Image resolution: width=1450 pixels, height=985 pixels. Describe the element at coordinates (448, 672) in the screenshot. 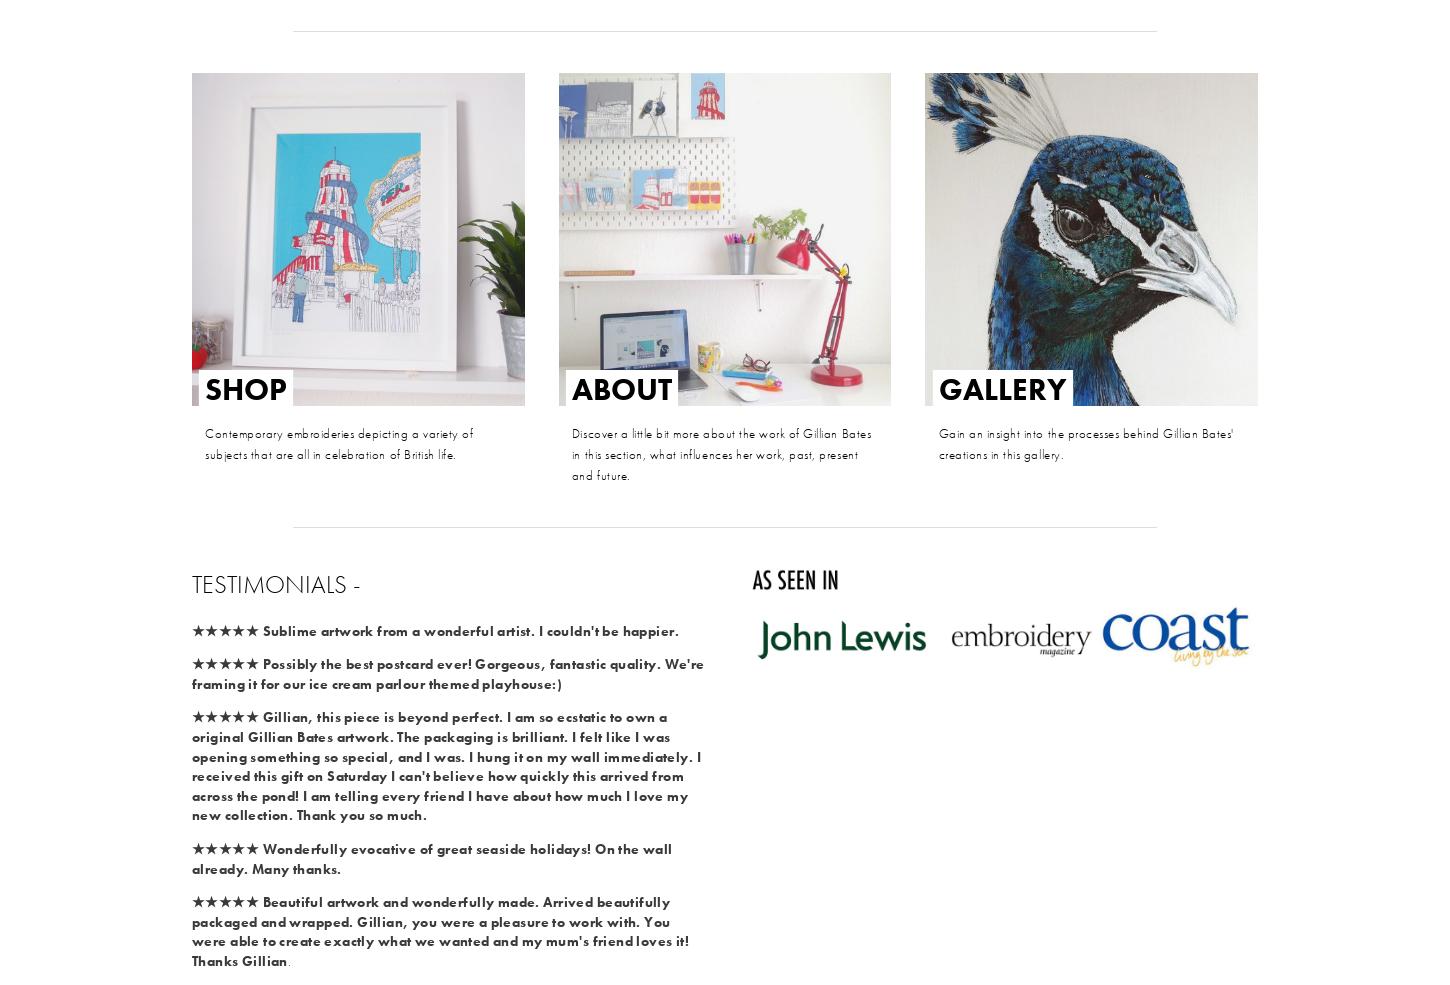

I see `'★★★★★ Possibly the best postcard ever! Gorgeous, fantastic quality. We're framing it for our ice cream parlour themed playhouse:)'` at that location.